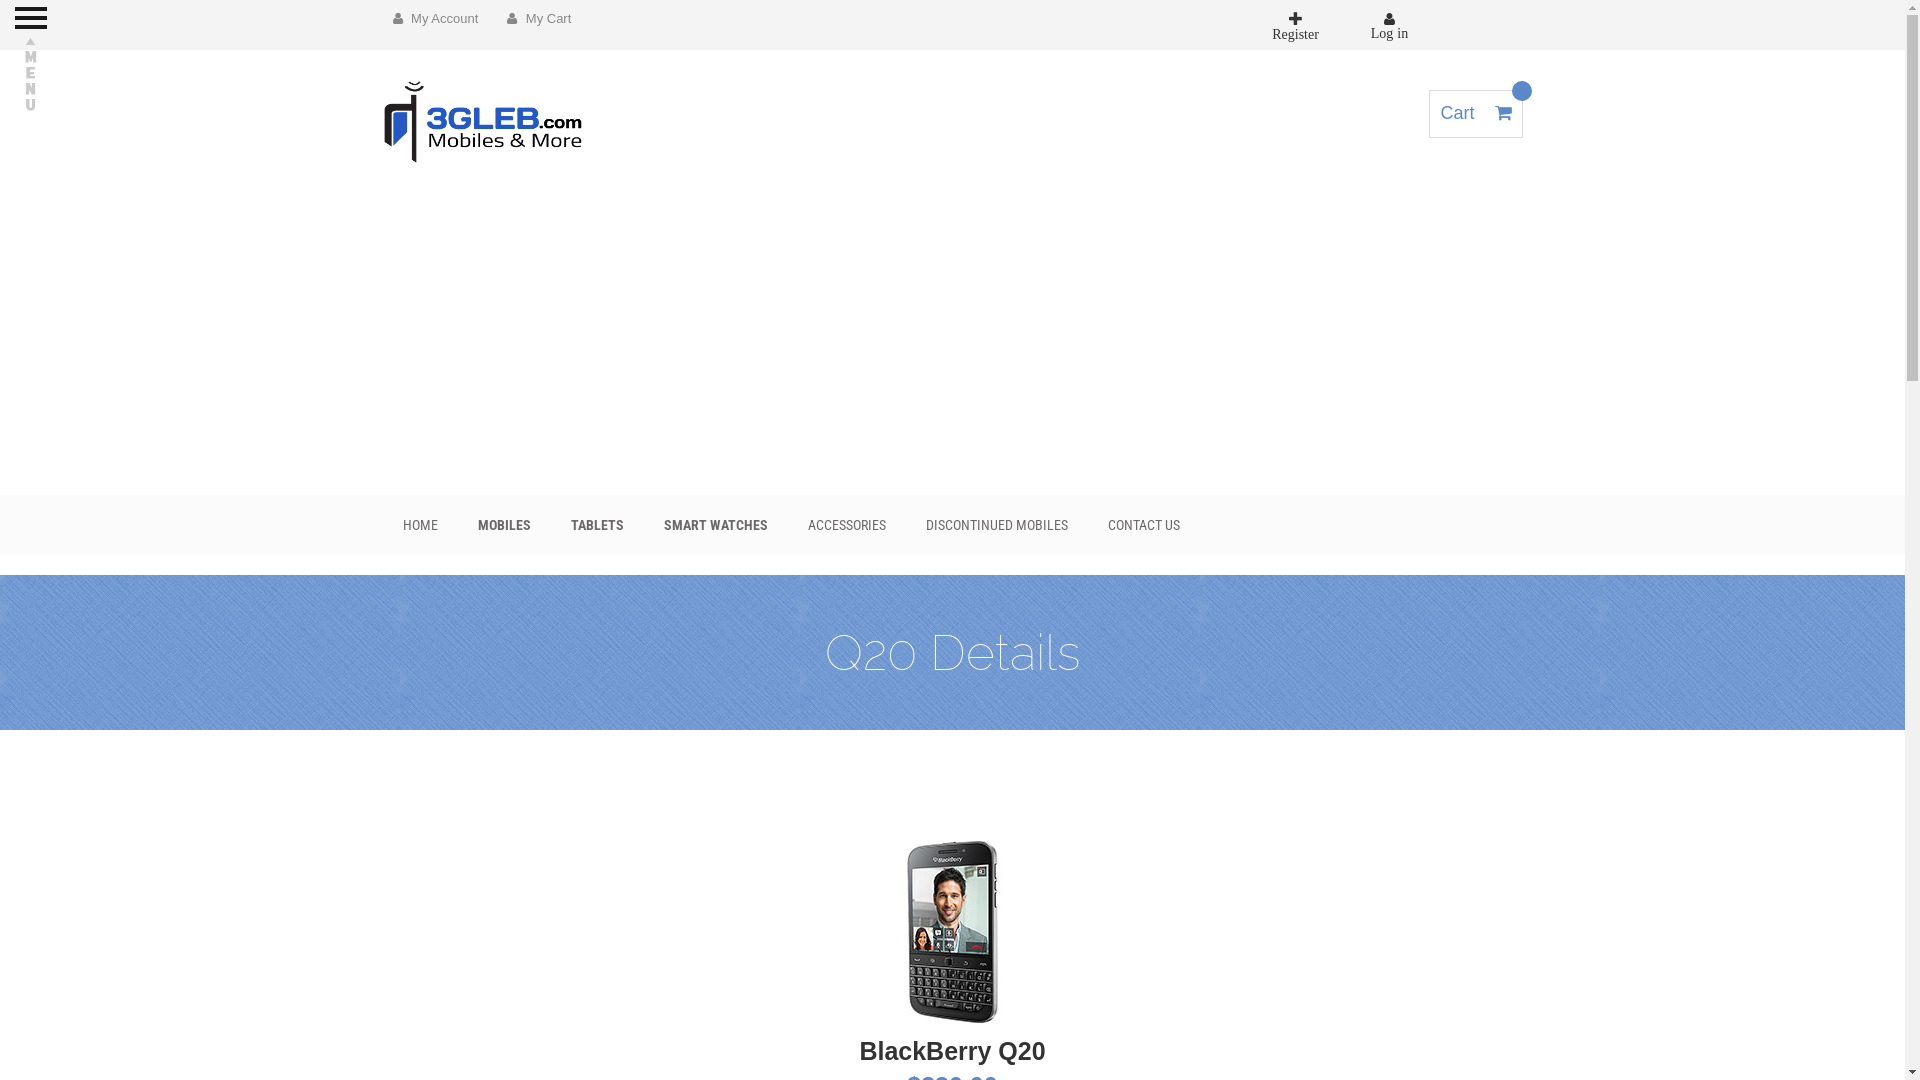  What do you see at coordinates (997, 523) in the screenshot?
I see `'DISCONTINUED MOBILES'` at bounding box center [997, 523].